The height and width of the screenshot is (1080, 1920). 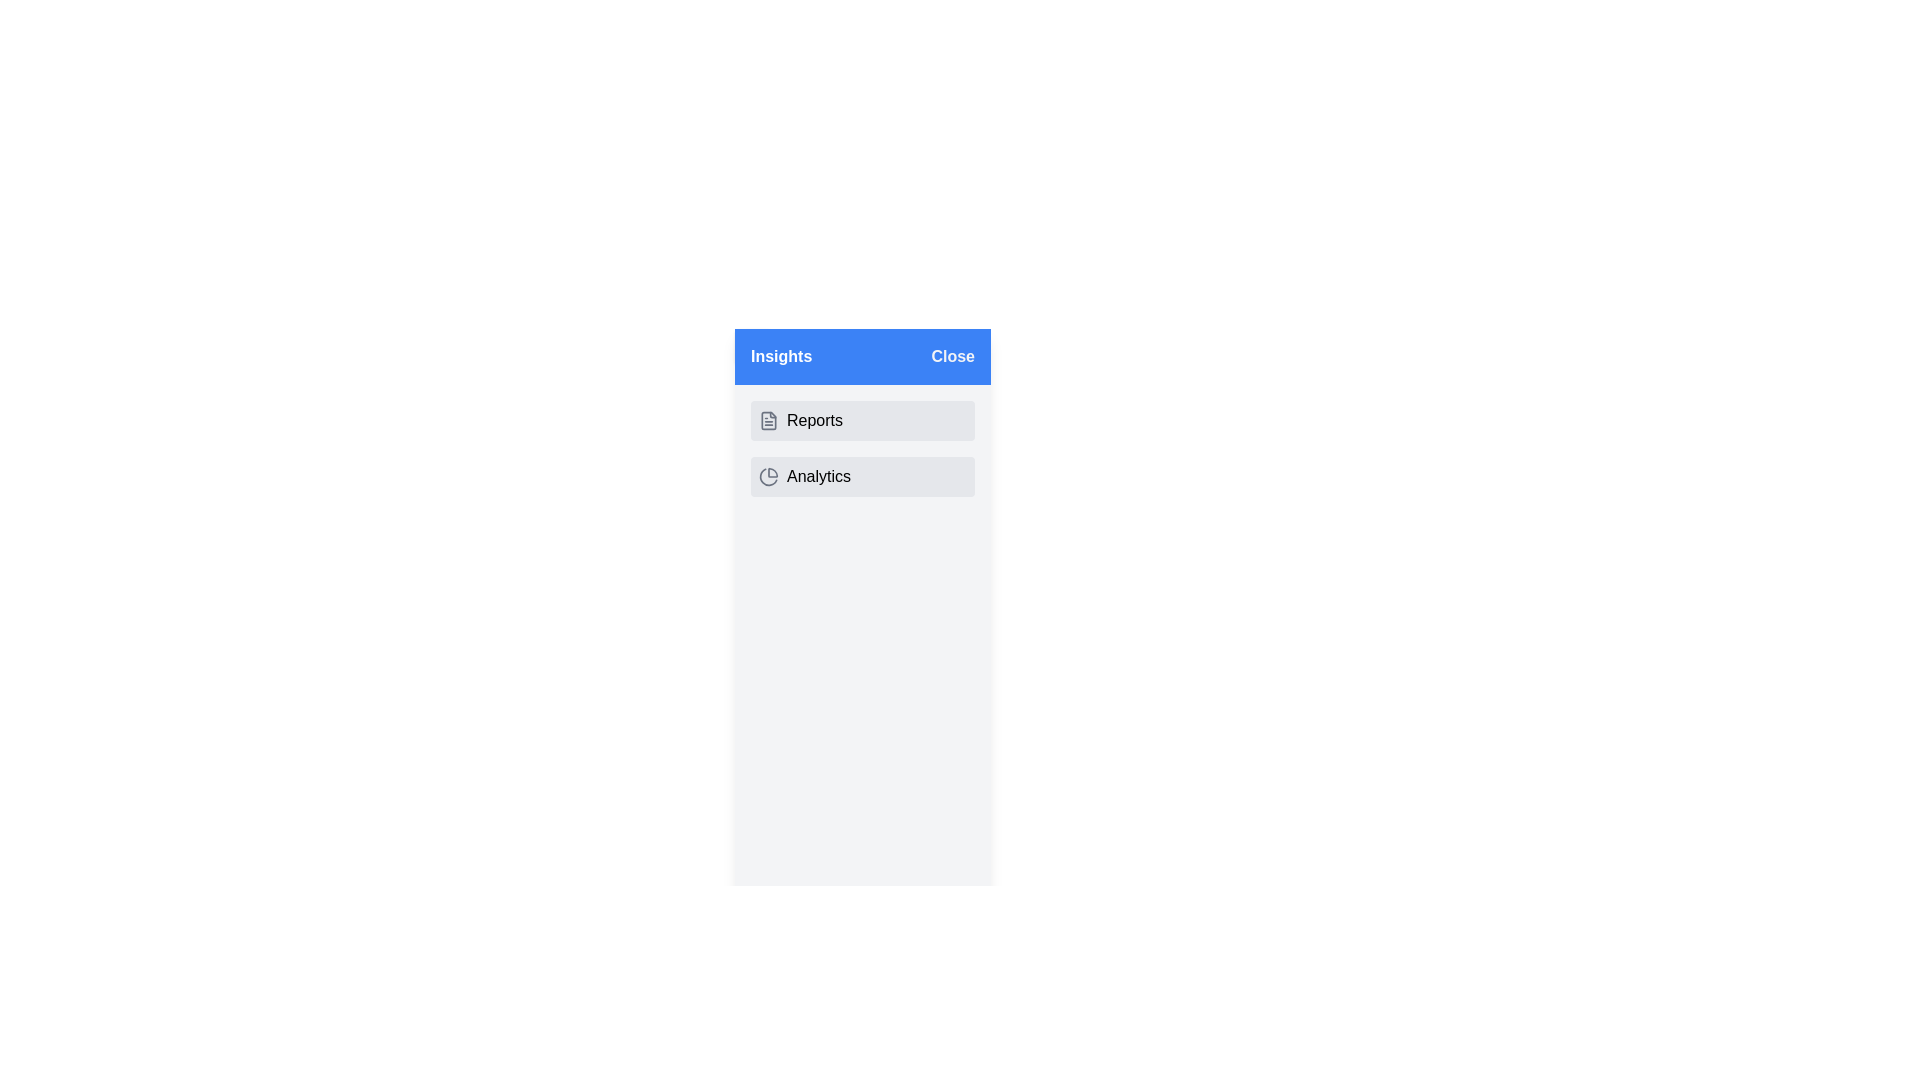 I want to click on the 'Analytics' text label in bold, black font on a light gray background, so click(x=819, y=477).